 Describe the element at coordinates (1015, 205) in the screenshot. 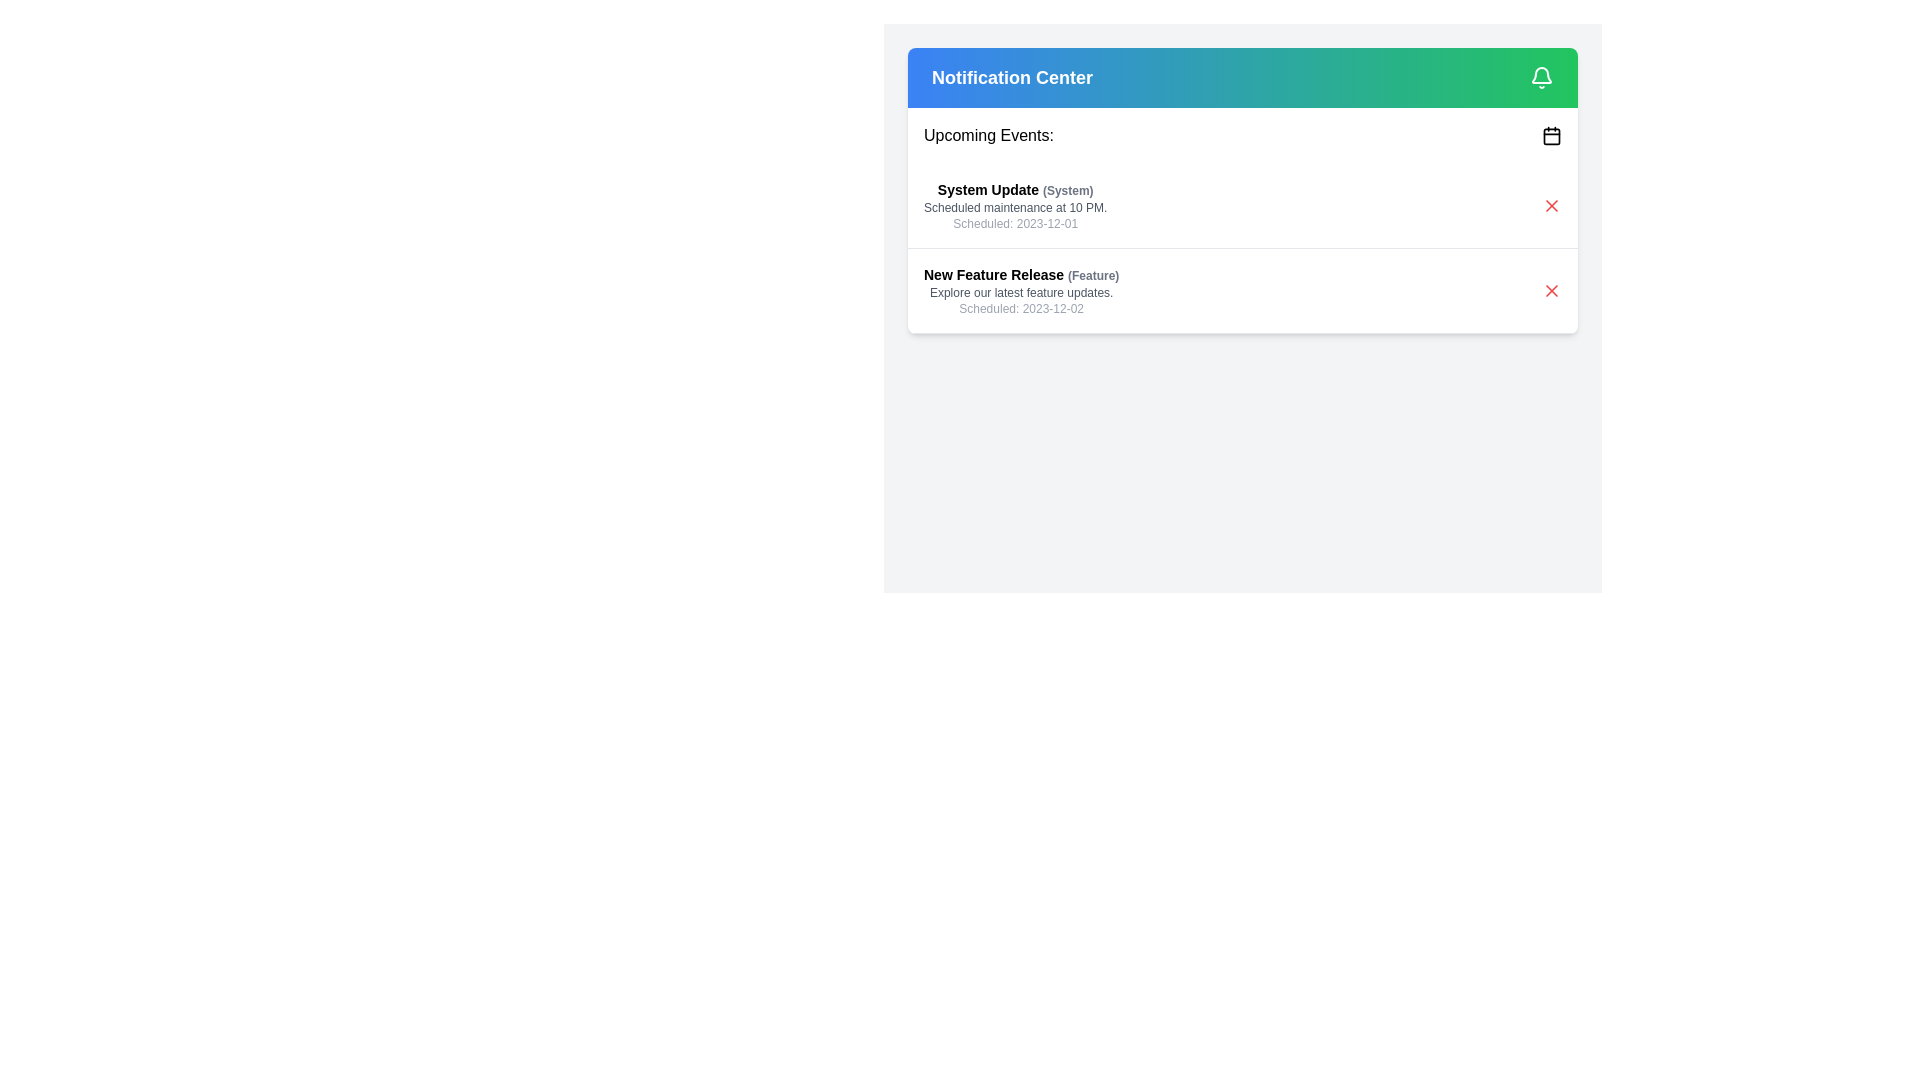

I see `information from the text block titled 'System Update (System)' located at the top-left corner of the notifications list in the 'Notification Center'` at that location.